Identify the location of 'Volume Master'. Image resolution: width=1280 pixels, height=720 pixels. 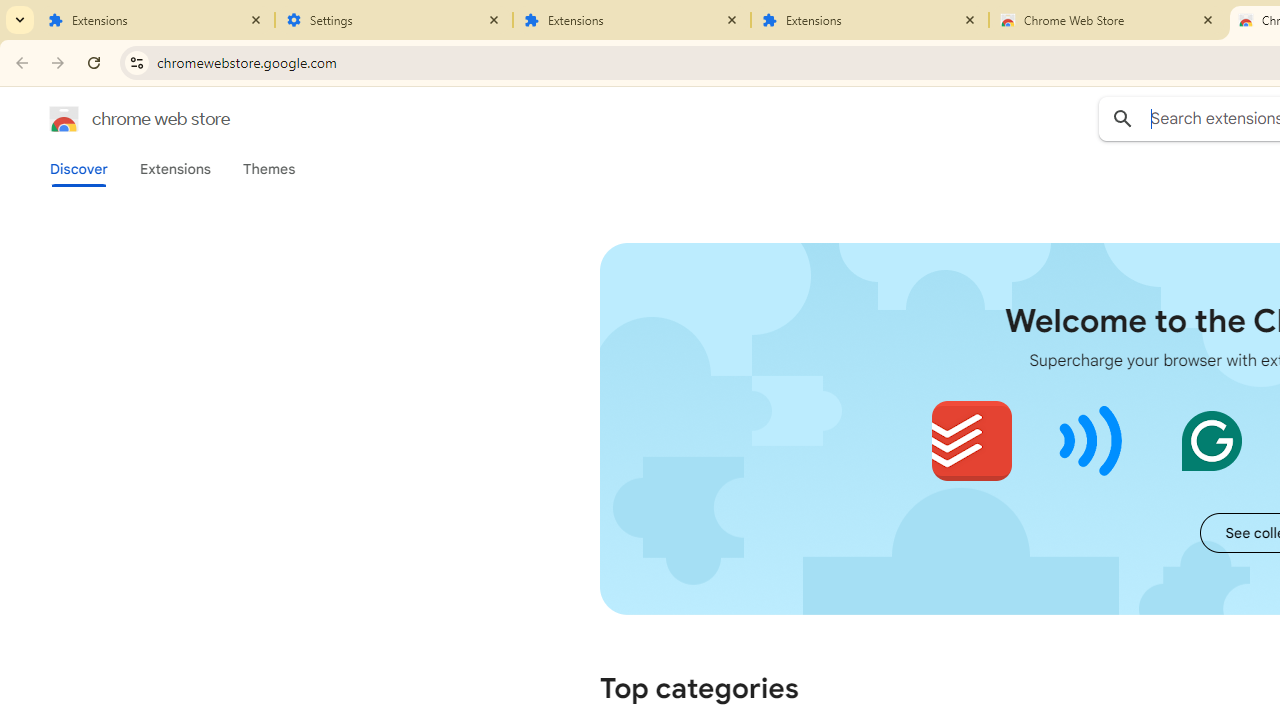
(1090, 440).